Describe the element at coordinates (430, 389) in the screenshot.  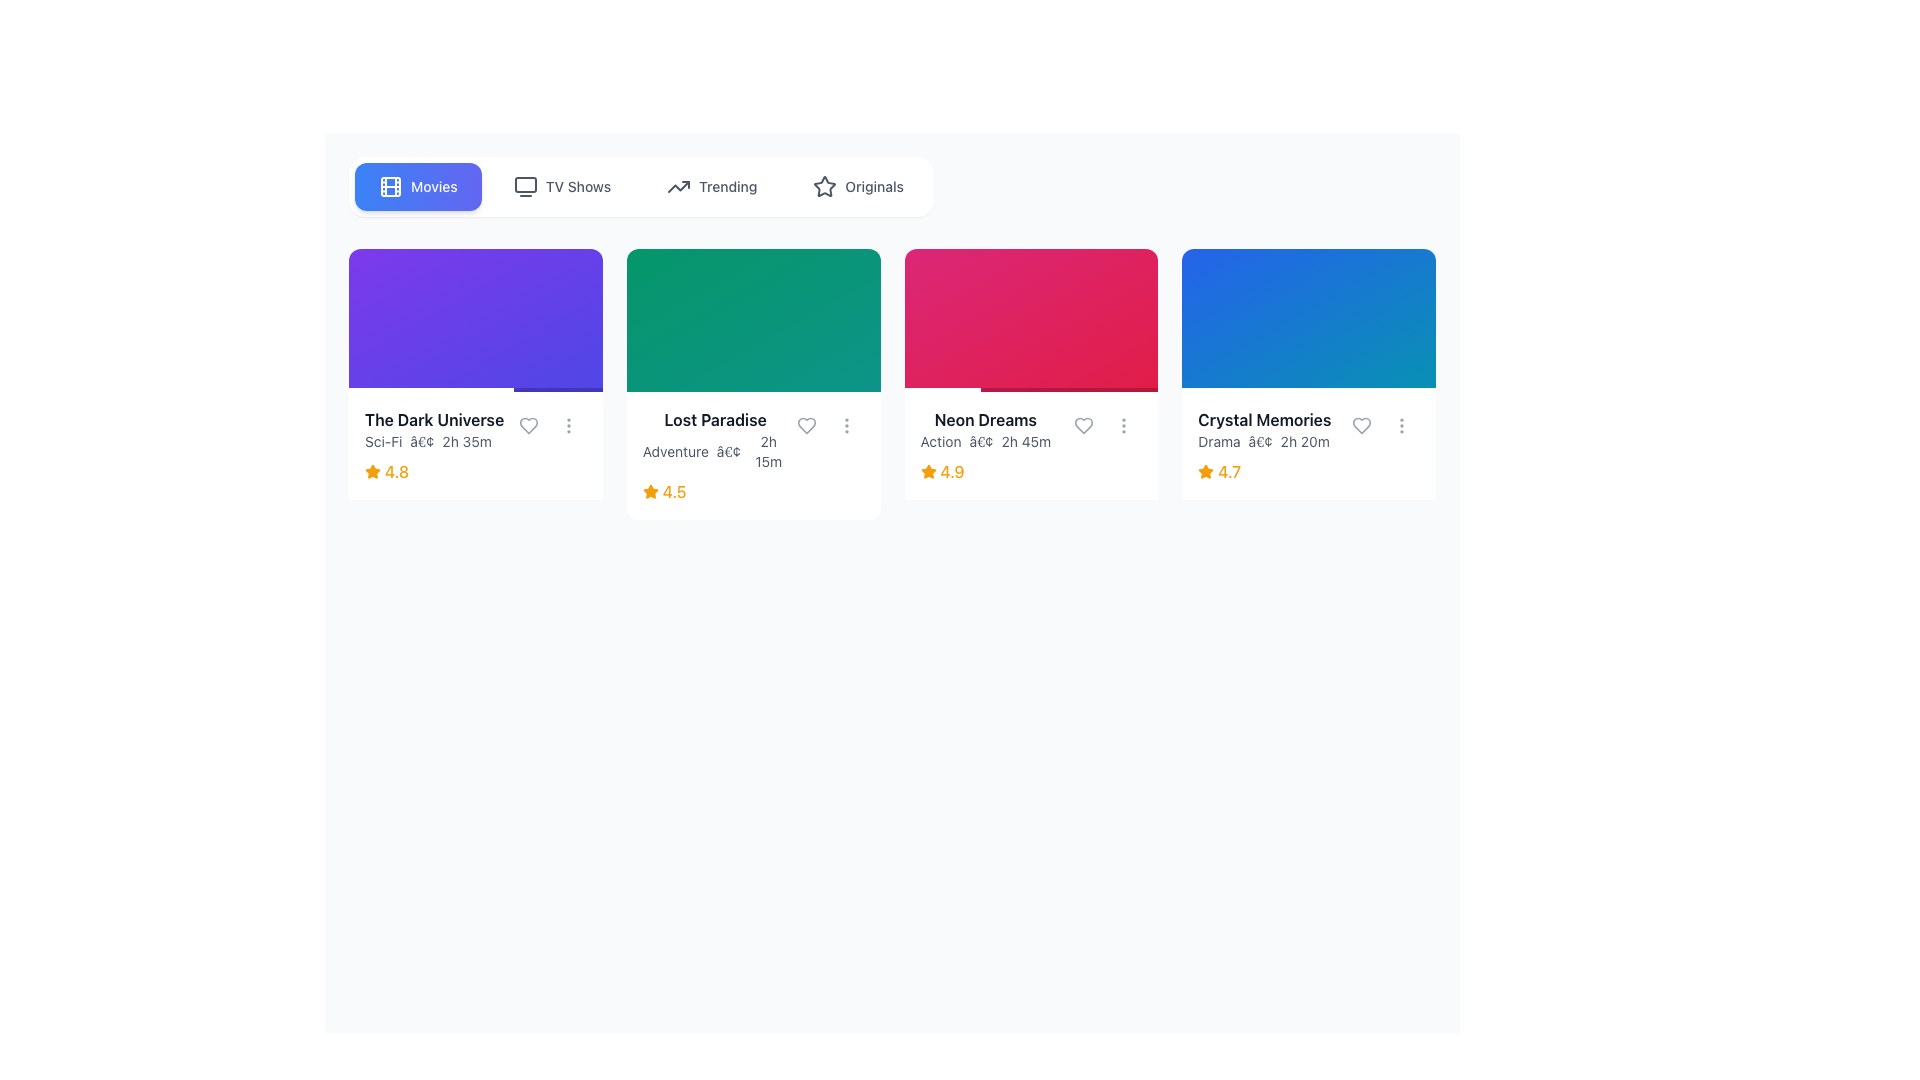
I see `the progress bar located at the bottom of 'The Dark Universe' card in the Movies section` at that location.